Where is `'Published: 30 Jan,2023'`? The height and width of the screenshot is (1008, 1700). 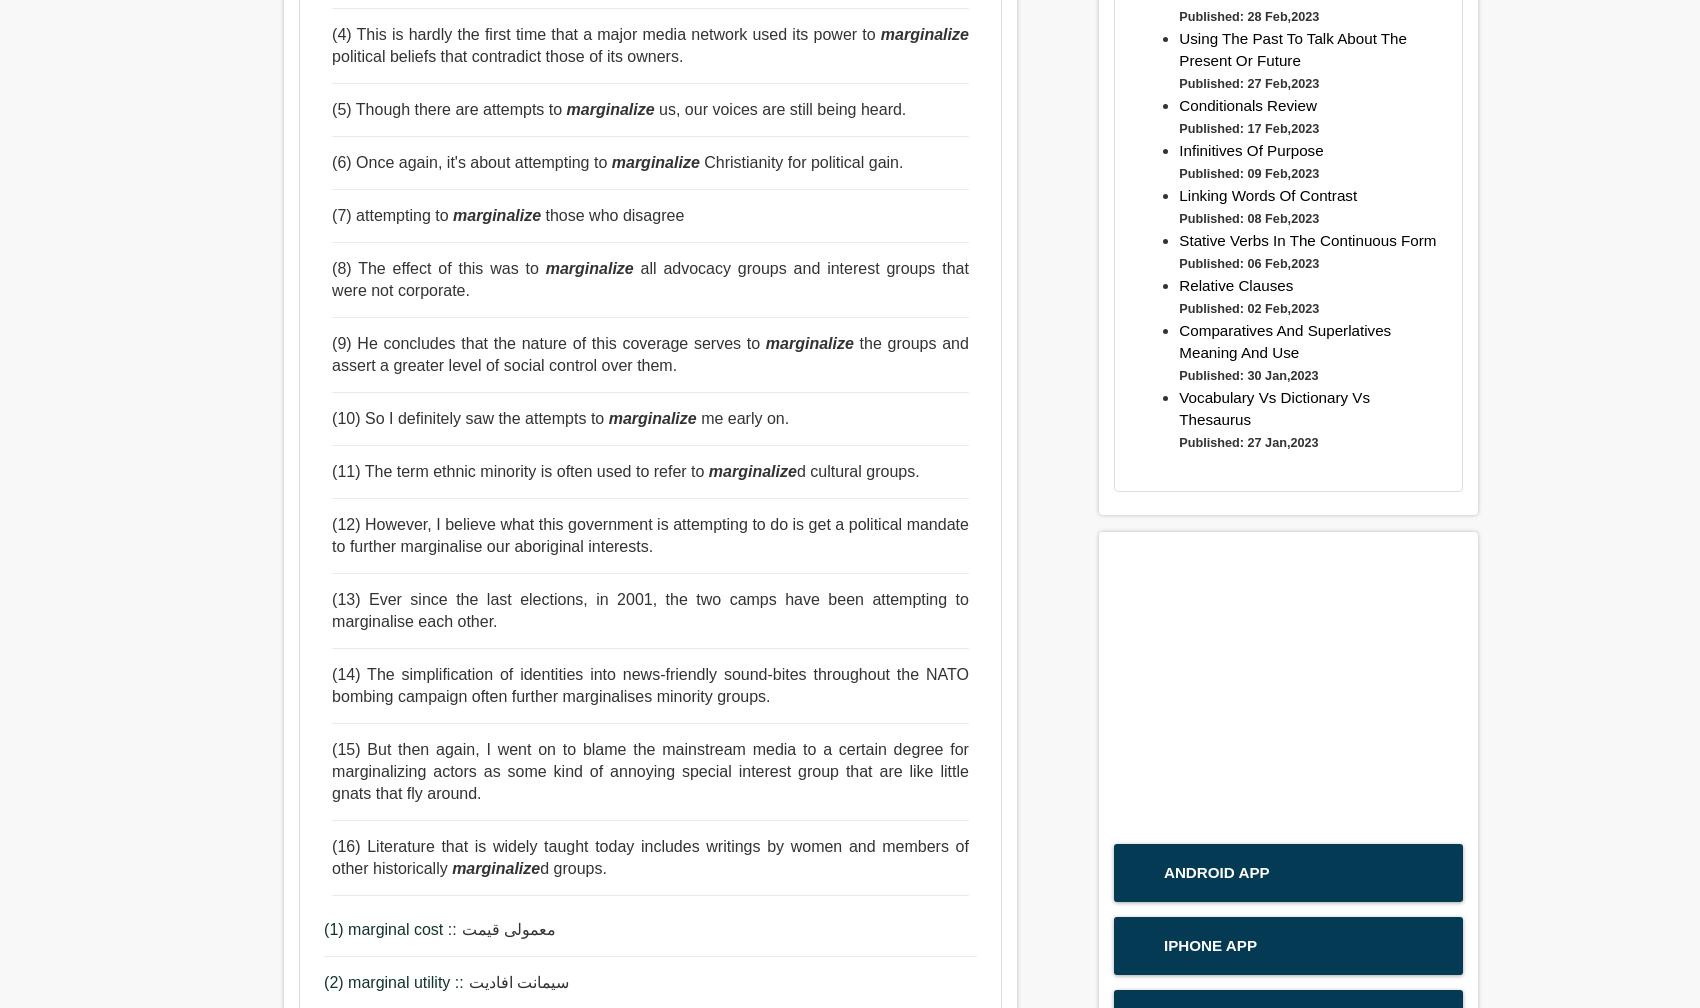 'Published: 30 Jan,2023' is located at coordinates (1247, 374).